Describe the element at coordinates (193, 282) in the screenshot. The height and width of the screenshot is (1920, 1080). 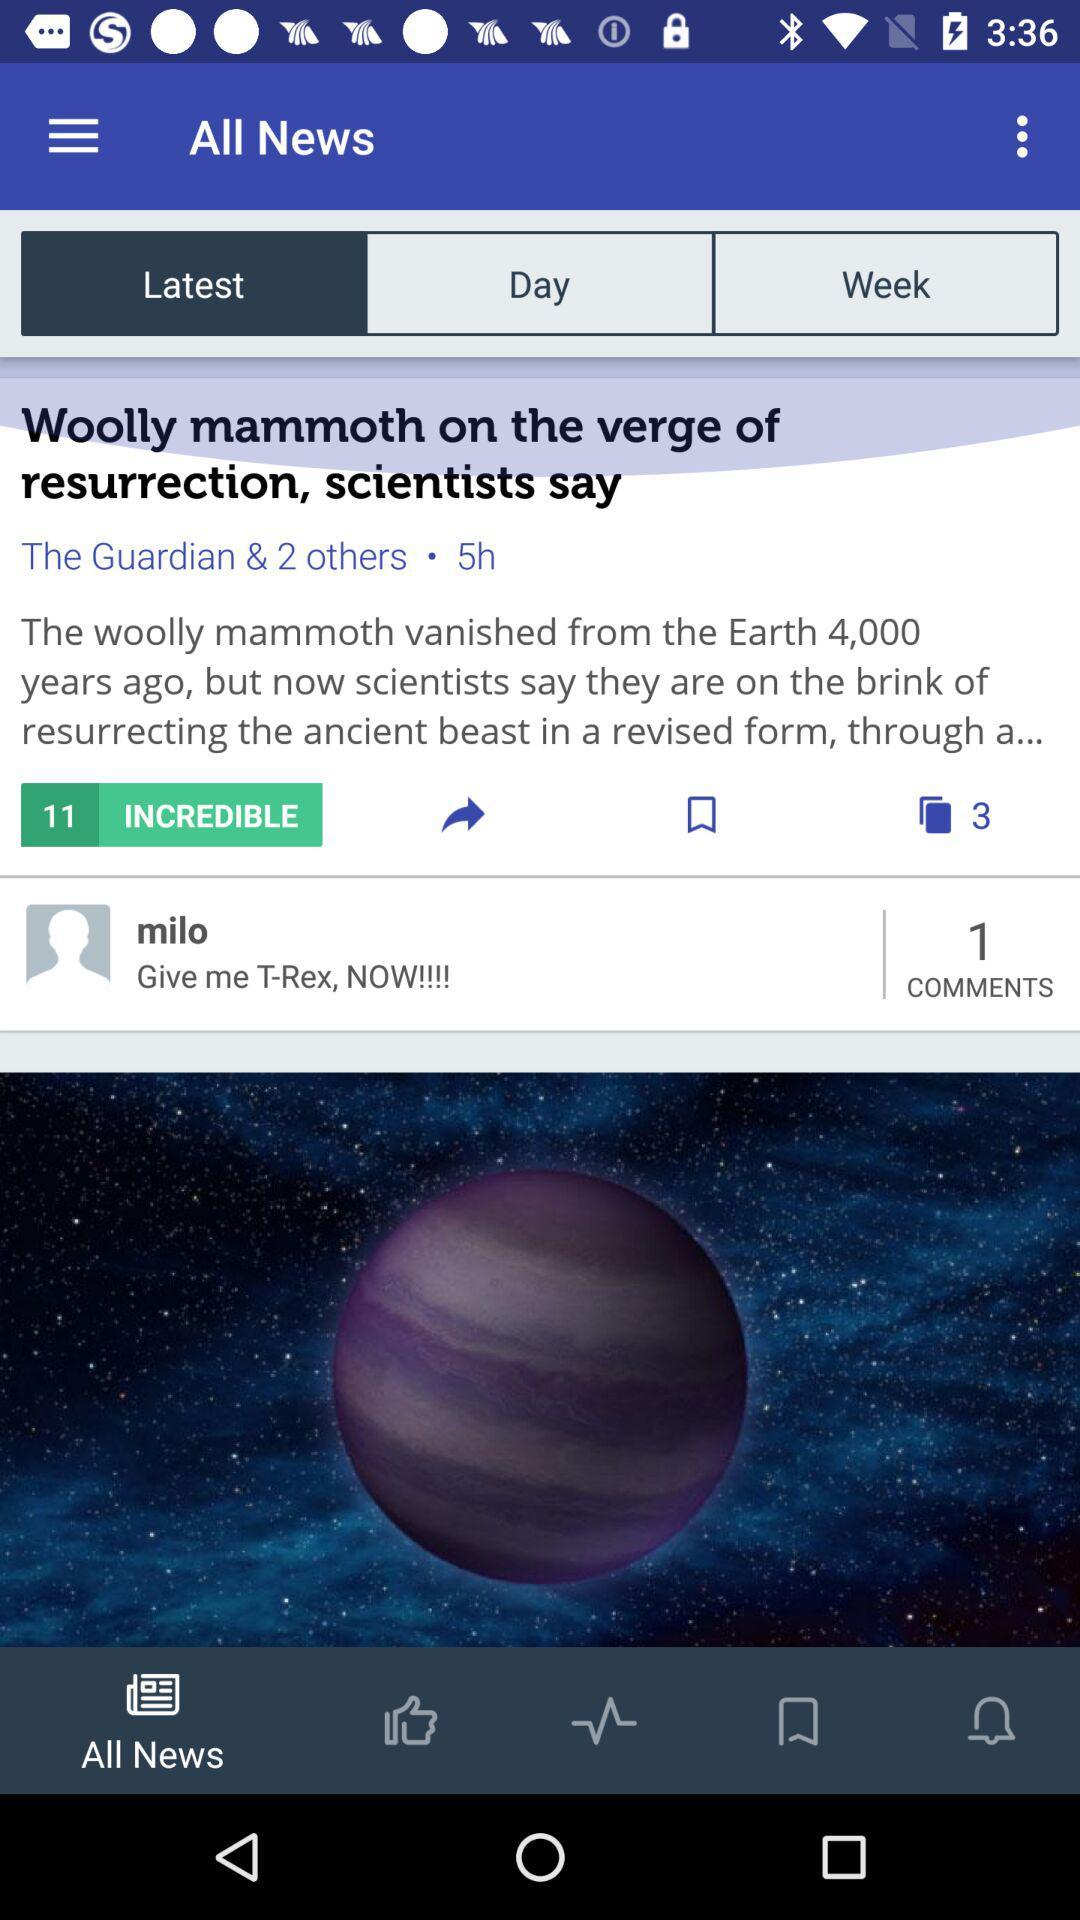
I see `item above woolly mammoth on` at that location.